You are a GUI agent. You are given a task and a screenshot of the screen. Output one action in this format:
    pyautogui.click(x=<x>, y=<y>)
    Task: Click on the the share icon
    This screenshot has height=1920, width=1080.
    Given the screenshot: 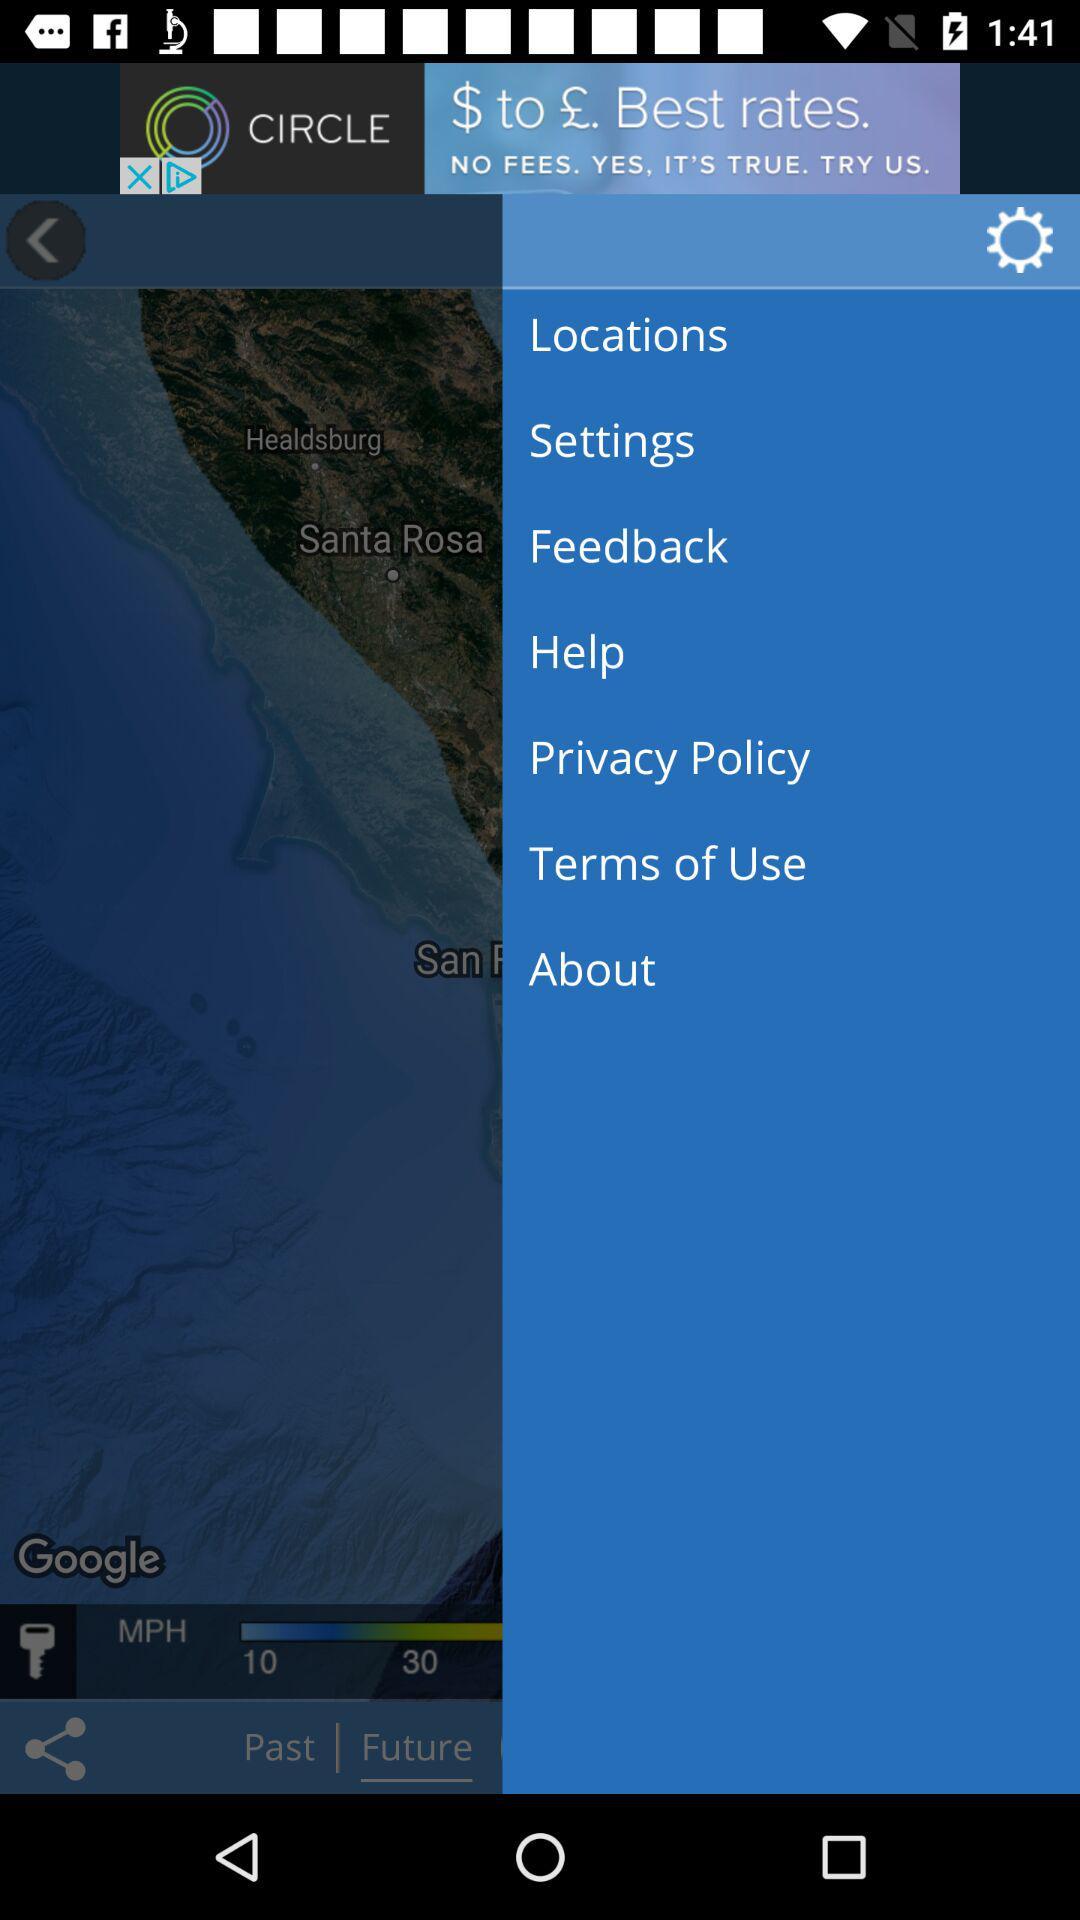 What is the action you would take?
    pyautogui.click(x=58, y=1746)
    